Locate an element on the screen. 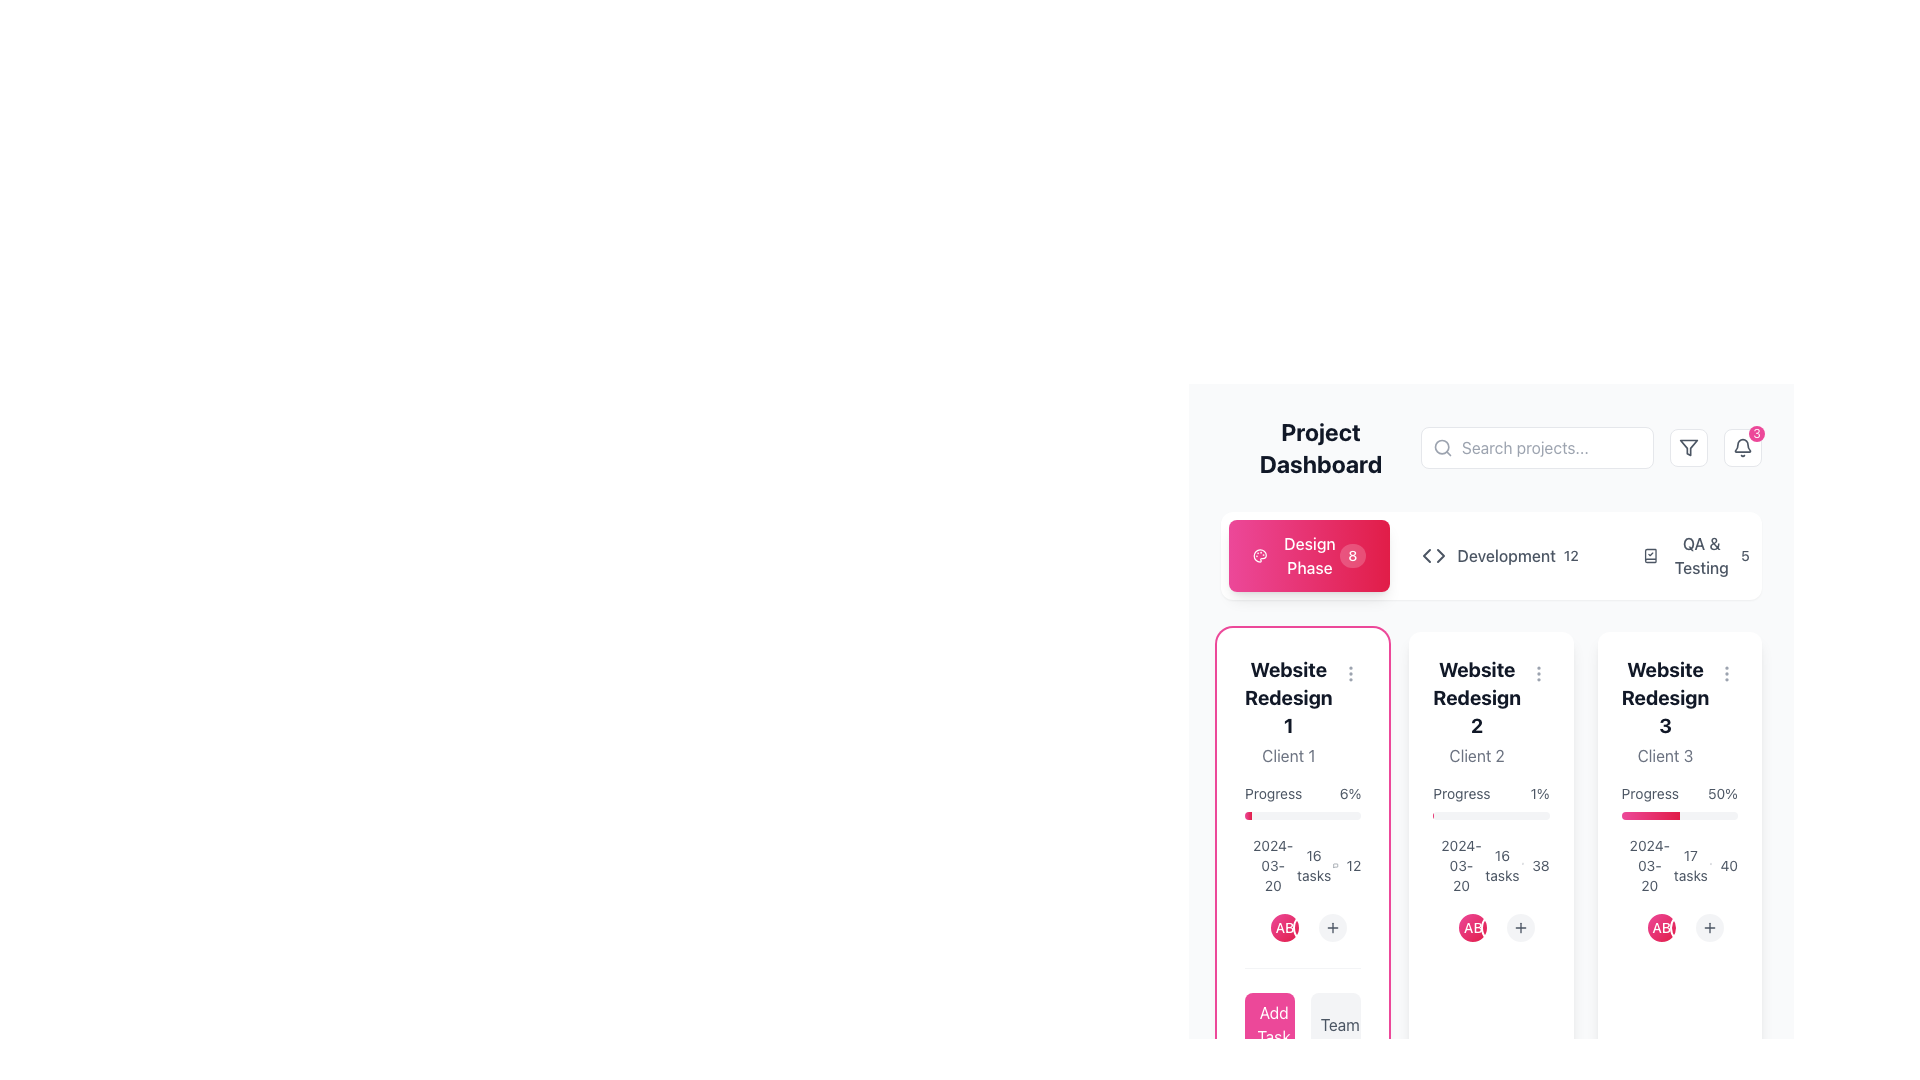 The width and height of the screenshot is (1920, 1080). the date '2024-03-20' displayed in the small-sized text label located is located at coordinates (1272, 865).